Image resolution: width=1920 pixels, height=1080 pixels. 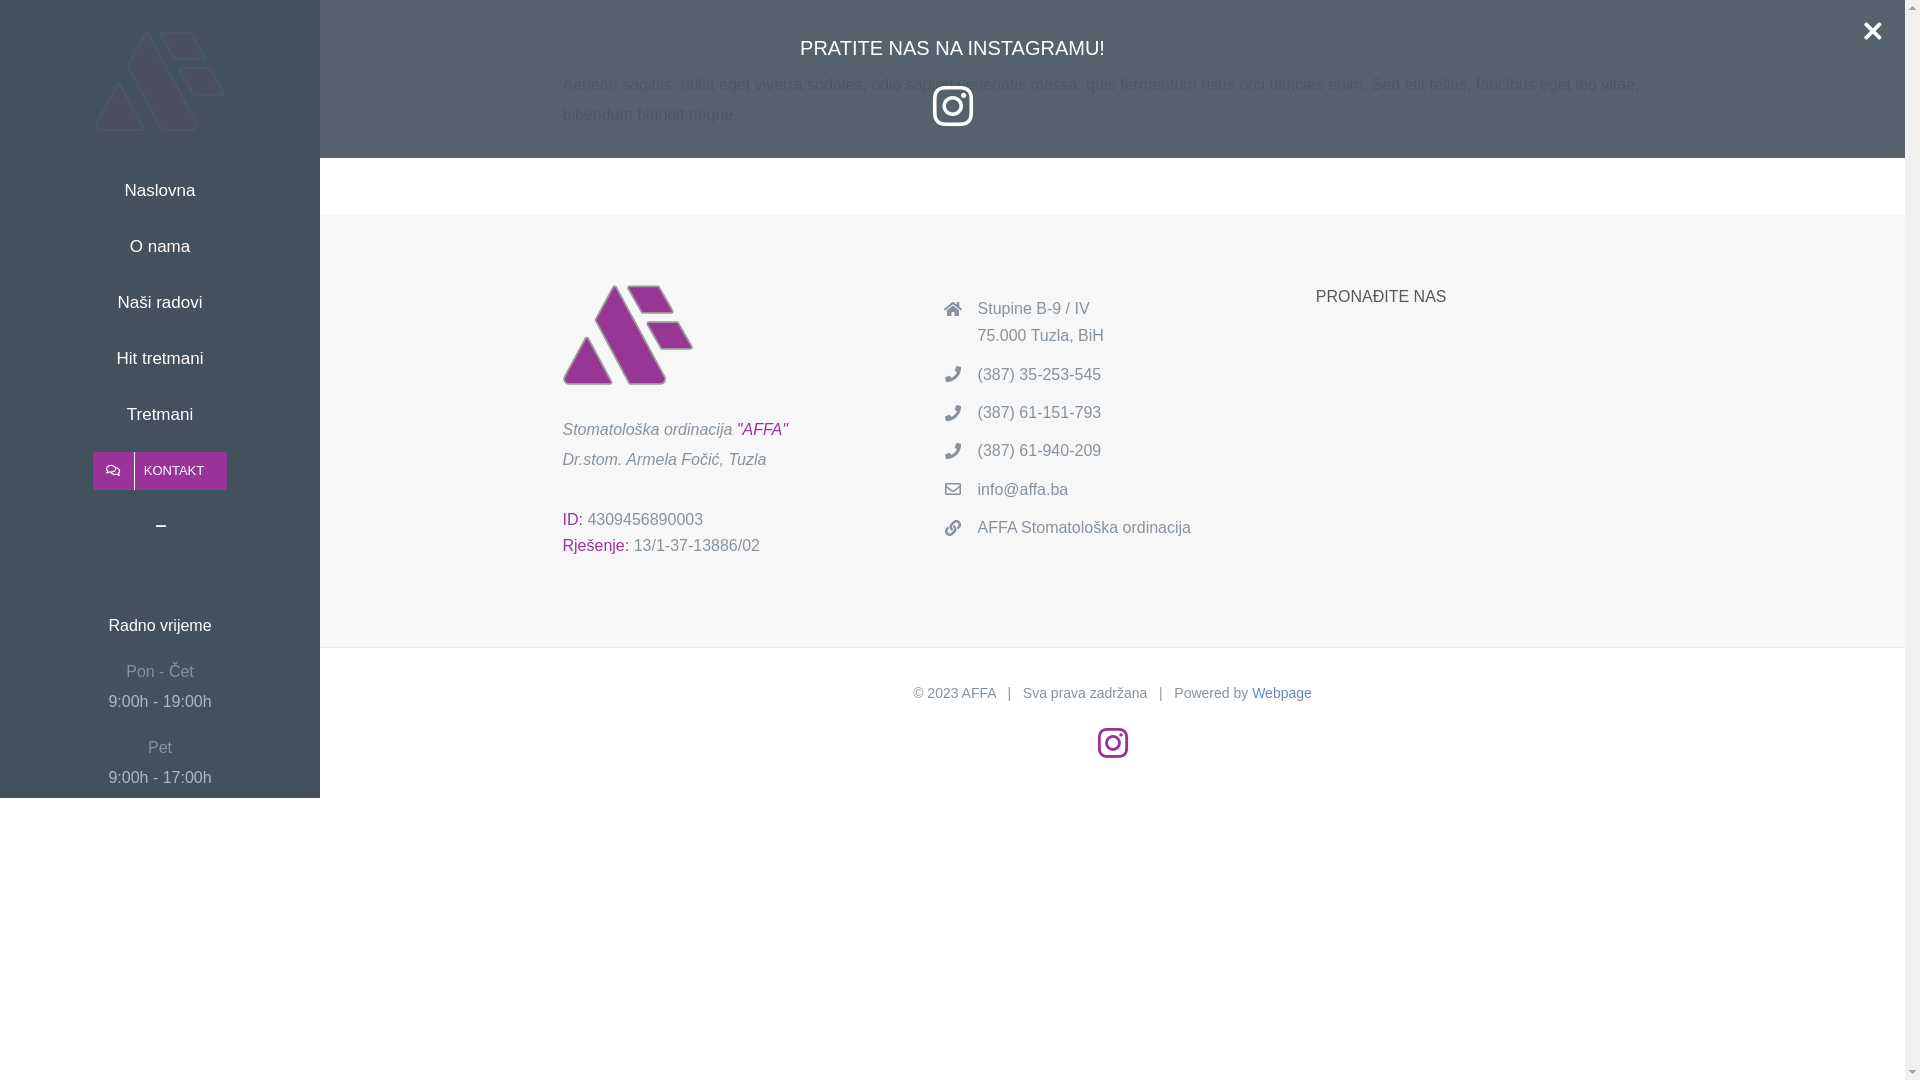 I want to click on 'info@affa.ba', so click(x=1132, y=489).